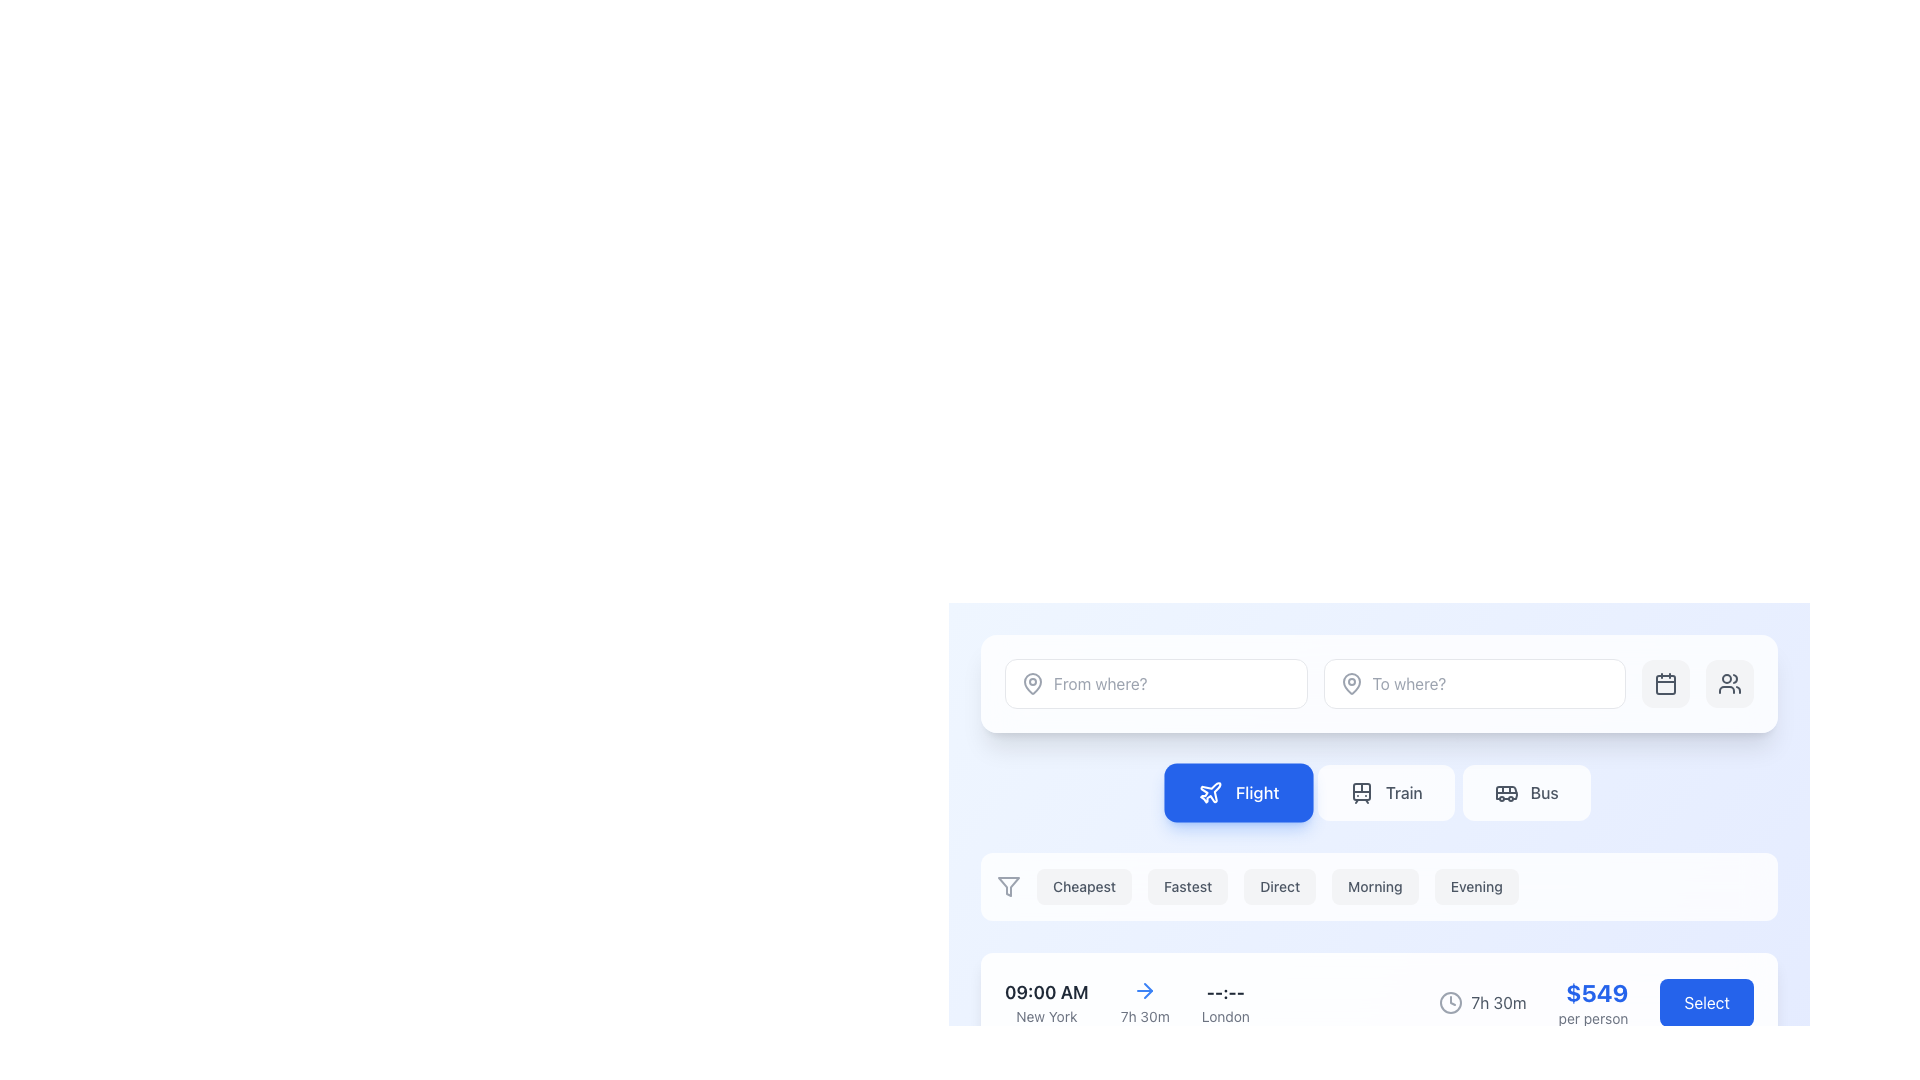 This screenshot has width=1920, height=1080. I want to click on the small-sized text label displaying 'per person' in light gray color, located below the '$549' price text in the flight information card, so click(1592, 1018).